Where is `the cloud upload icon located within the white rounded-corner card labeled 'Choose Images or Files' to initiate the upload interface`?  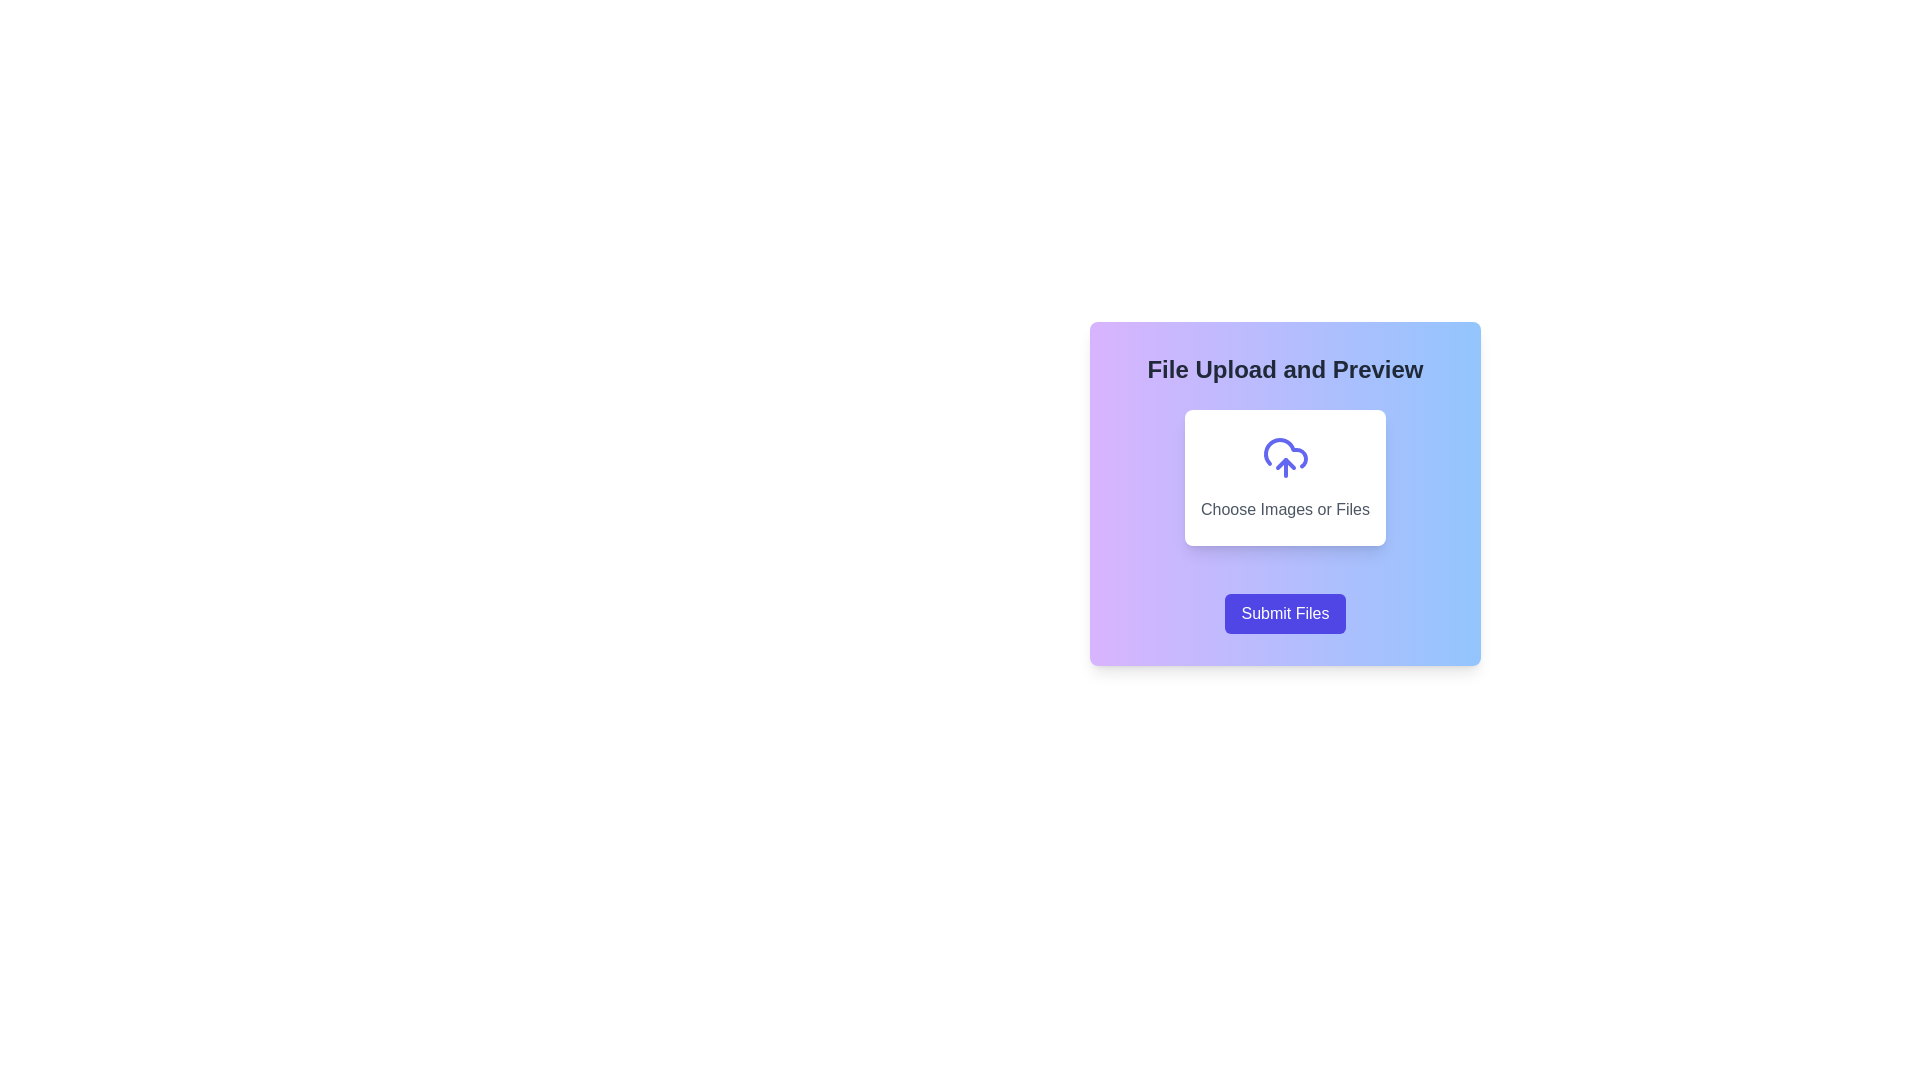
the cloud upload icon located within the white rounded-corner card labeled 'Choose Images or Files' to initiate the upload interface is located at coordinates (1285, 458).